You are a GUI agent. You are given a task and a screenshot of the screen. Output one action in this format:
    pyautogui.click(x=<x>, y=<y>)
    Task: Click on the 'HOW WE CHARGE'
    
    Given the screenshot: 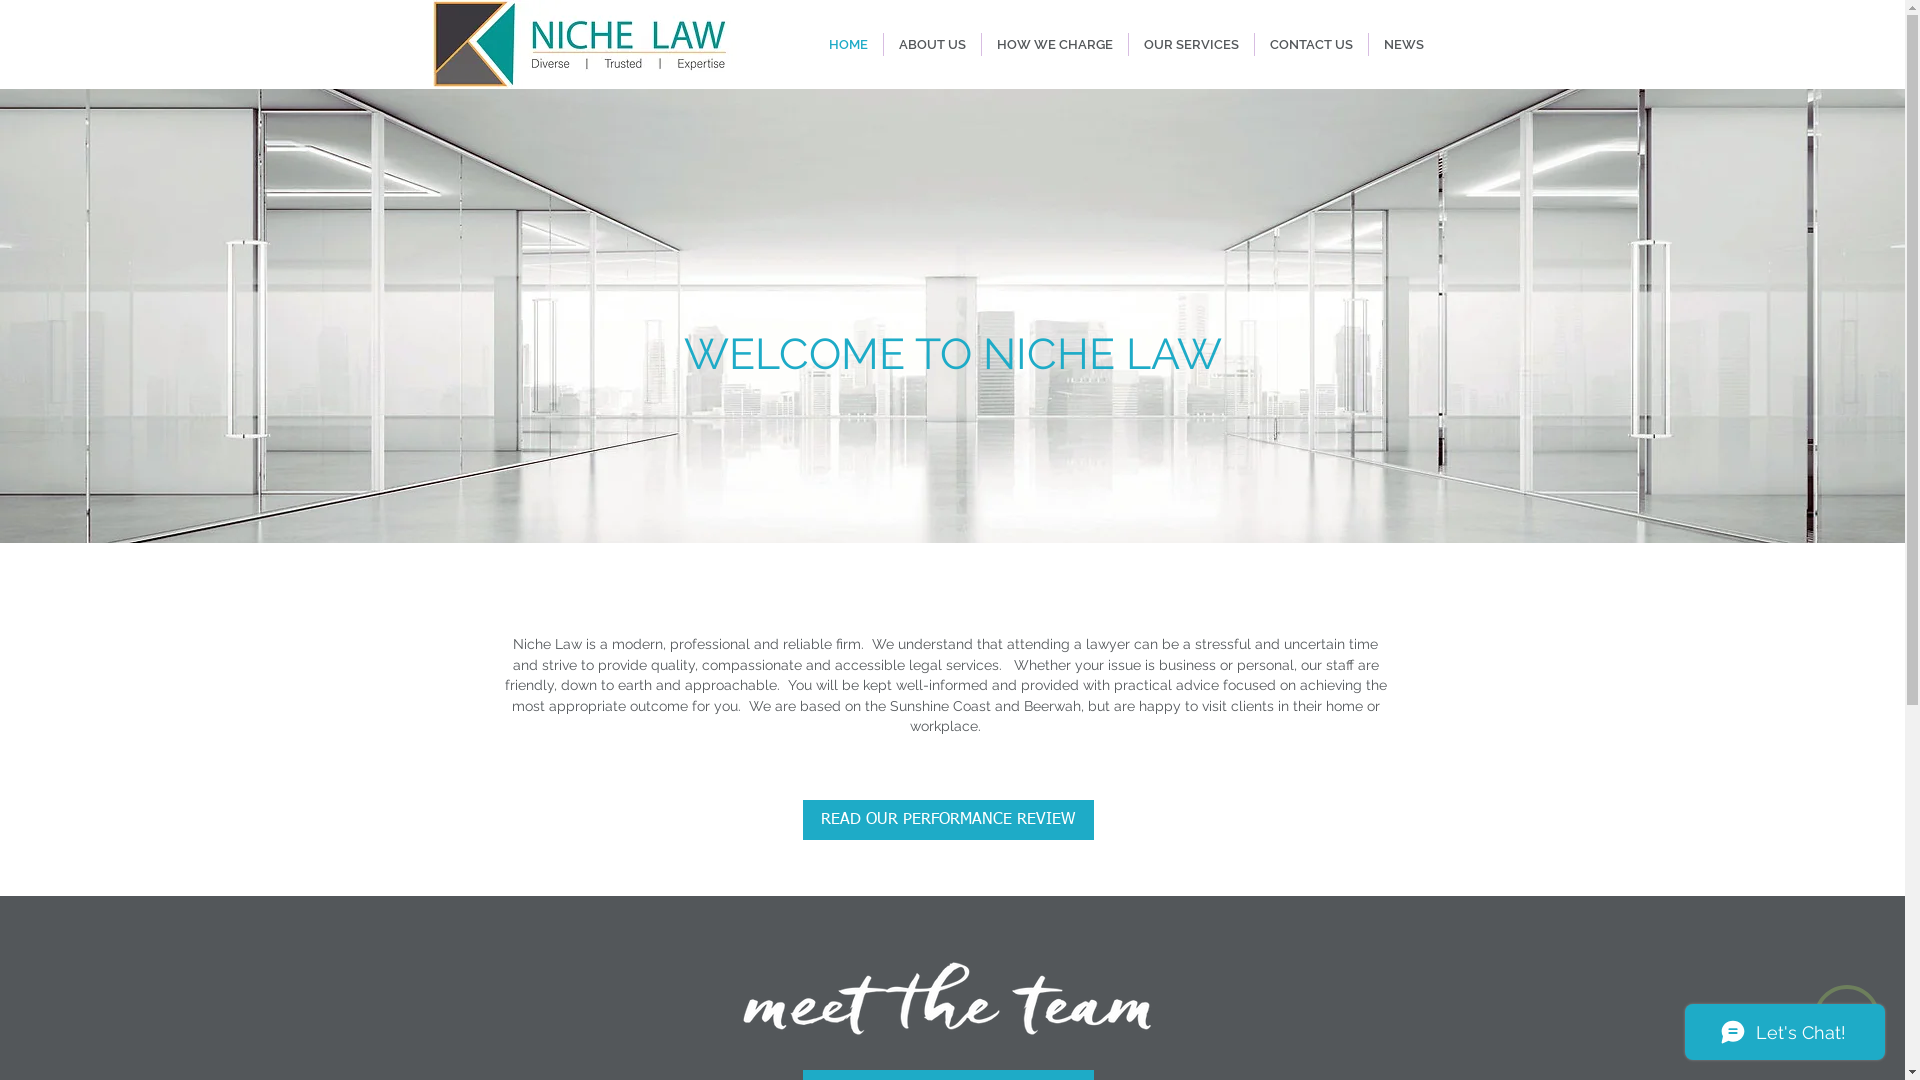 What is the action you would take?
    pyautogui.click(x=1054, y=44)
    